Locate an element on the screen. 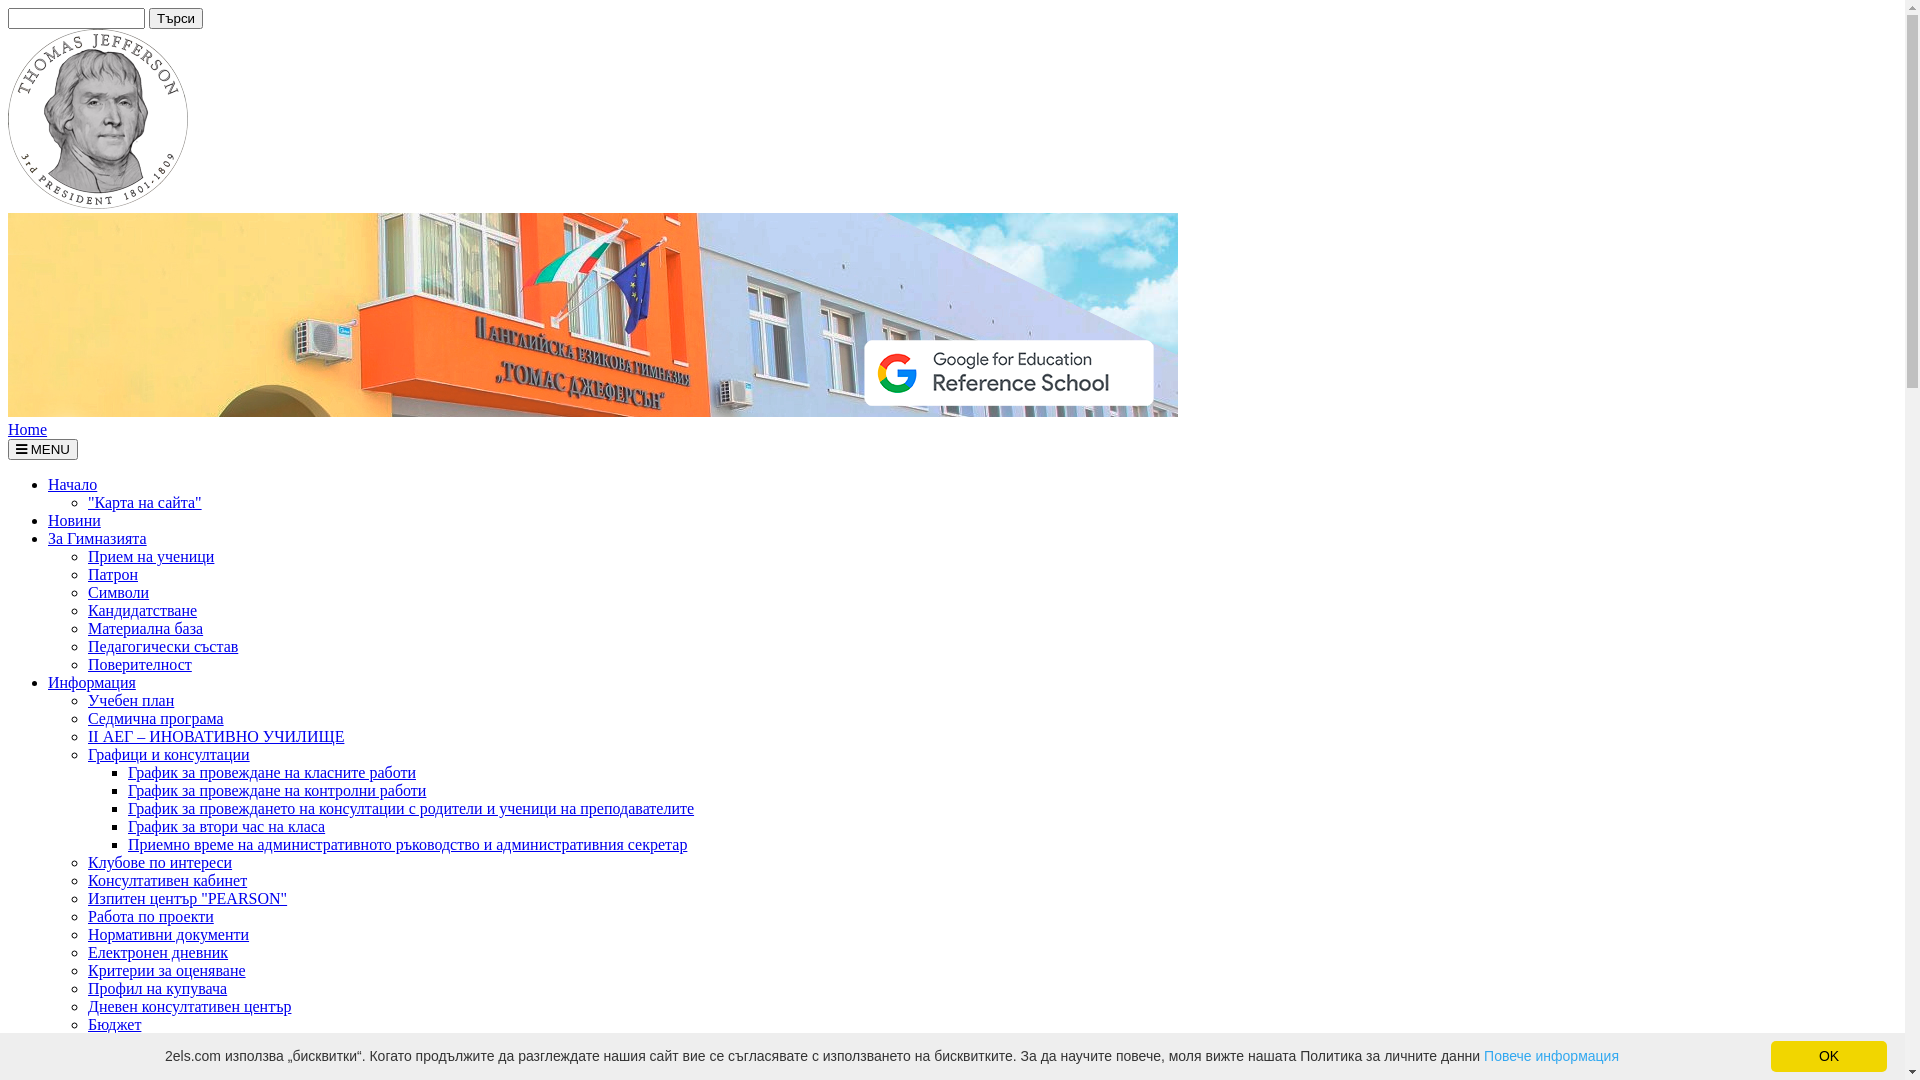 Image resolution: width=1920 pixels, height=1080 pixels. 'MENU' is located at coordinates (43, 448).